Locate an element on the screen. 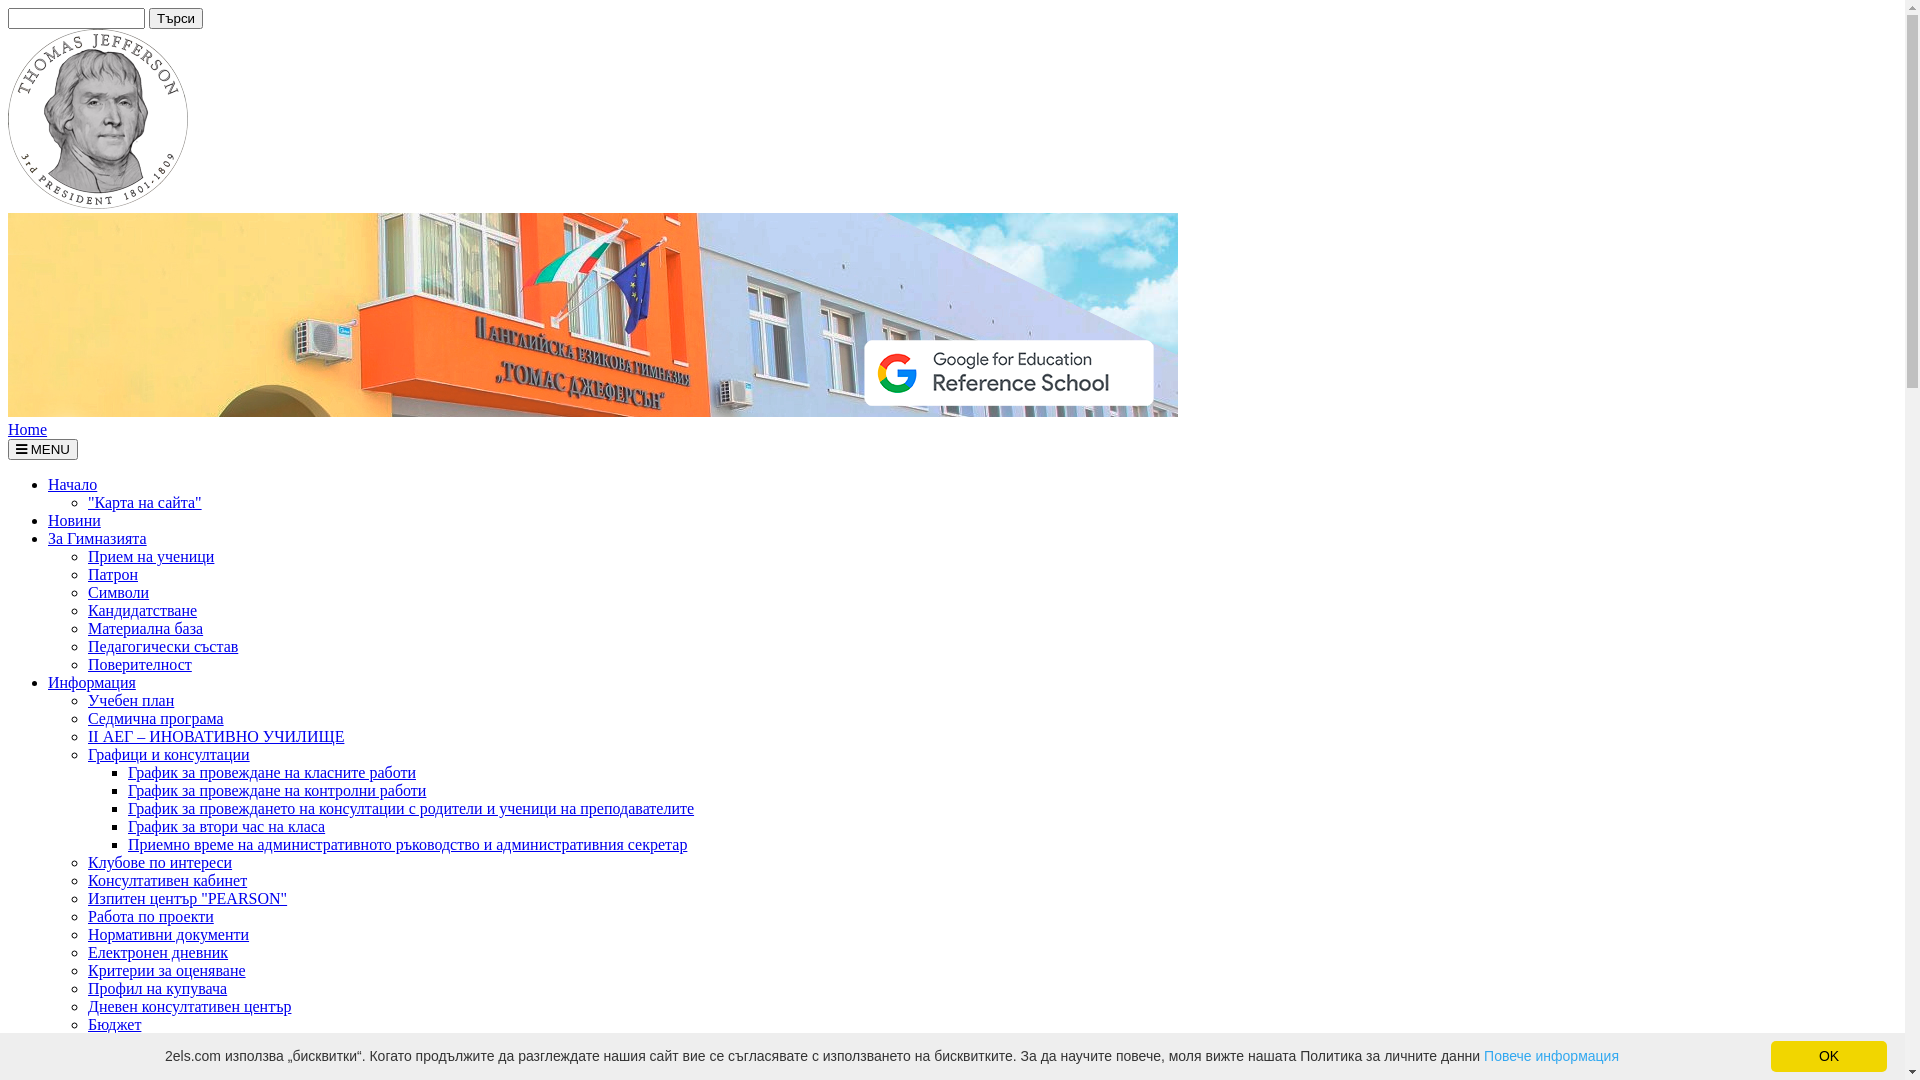 Image resolution: width=1920 pixels, height=1080 pixels. 'MENU' is located at coordinates (43, 448).